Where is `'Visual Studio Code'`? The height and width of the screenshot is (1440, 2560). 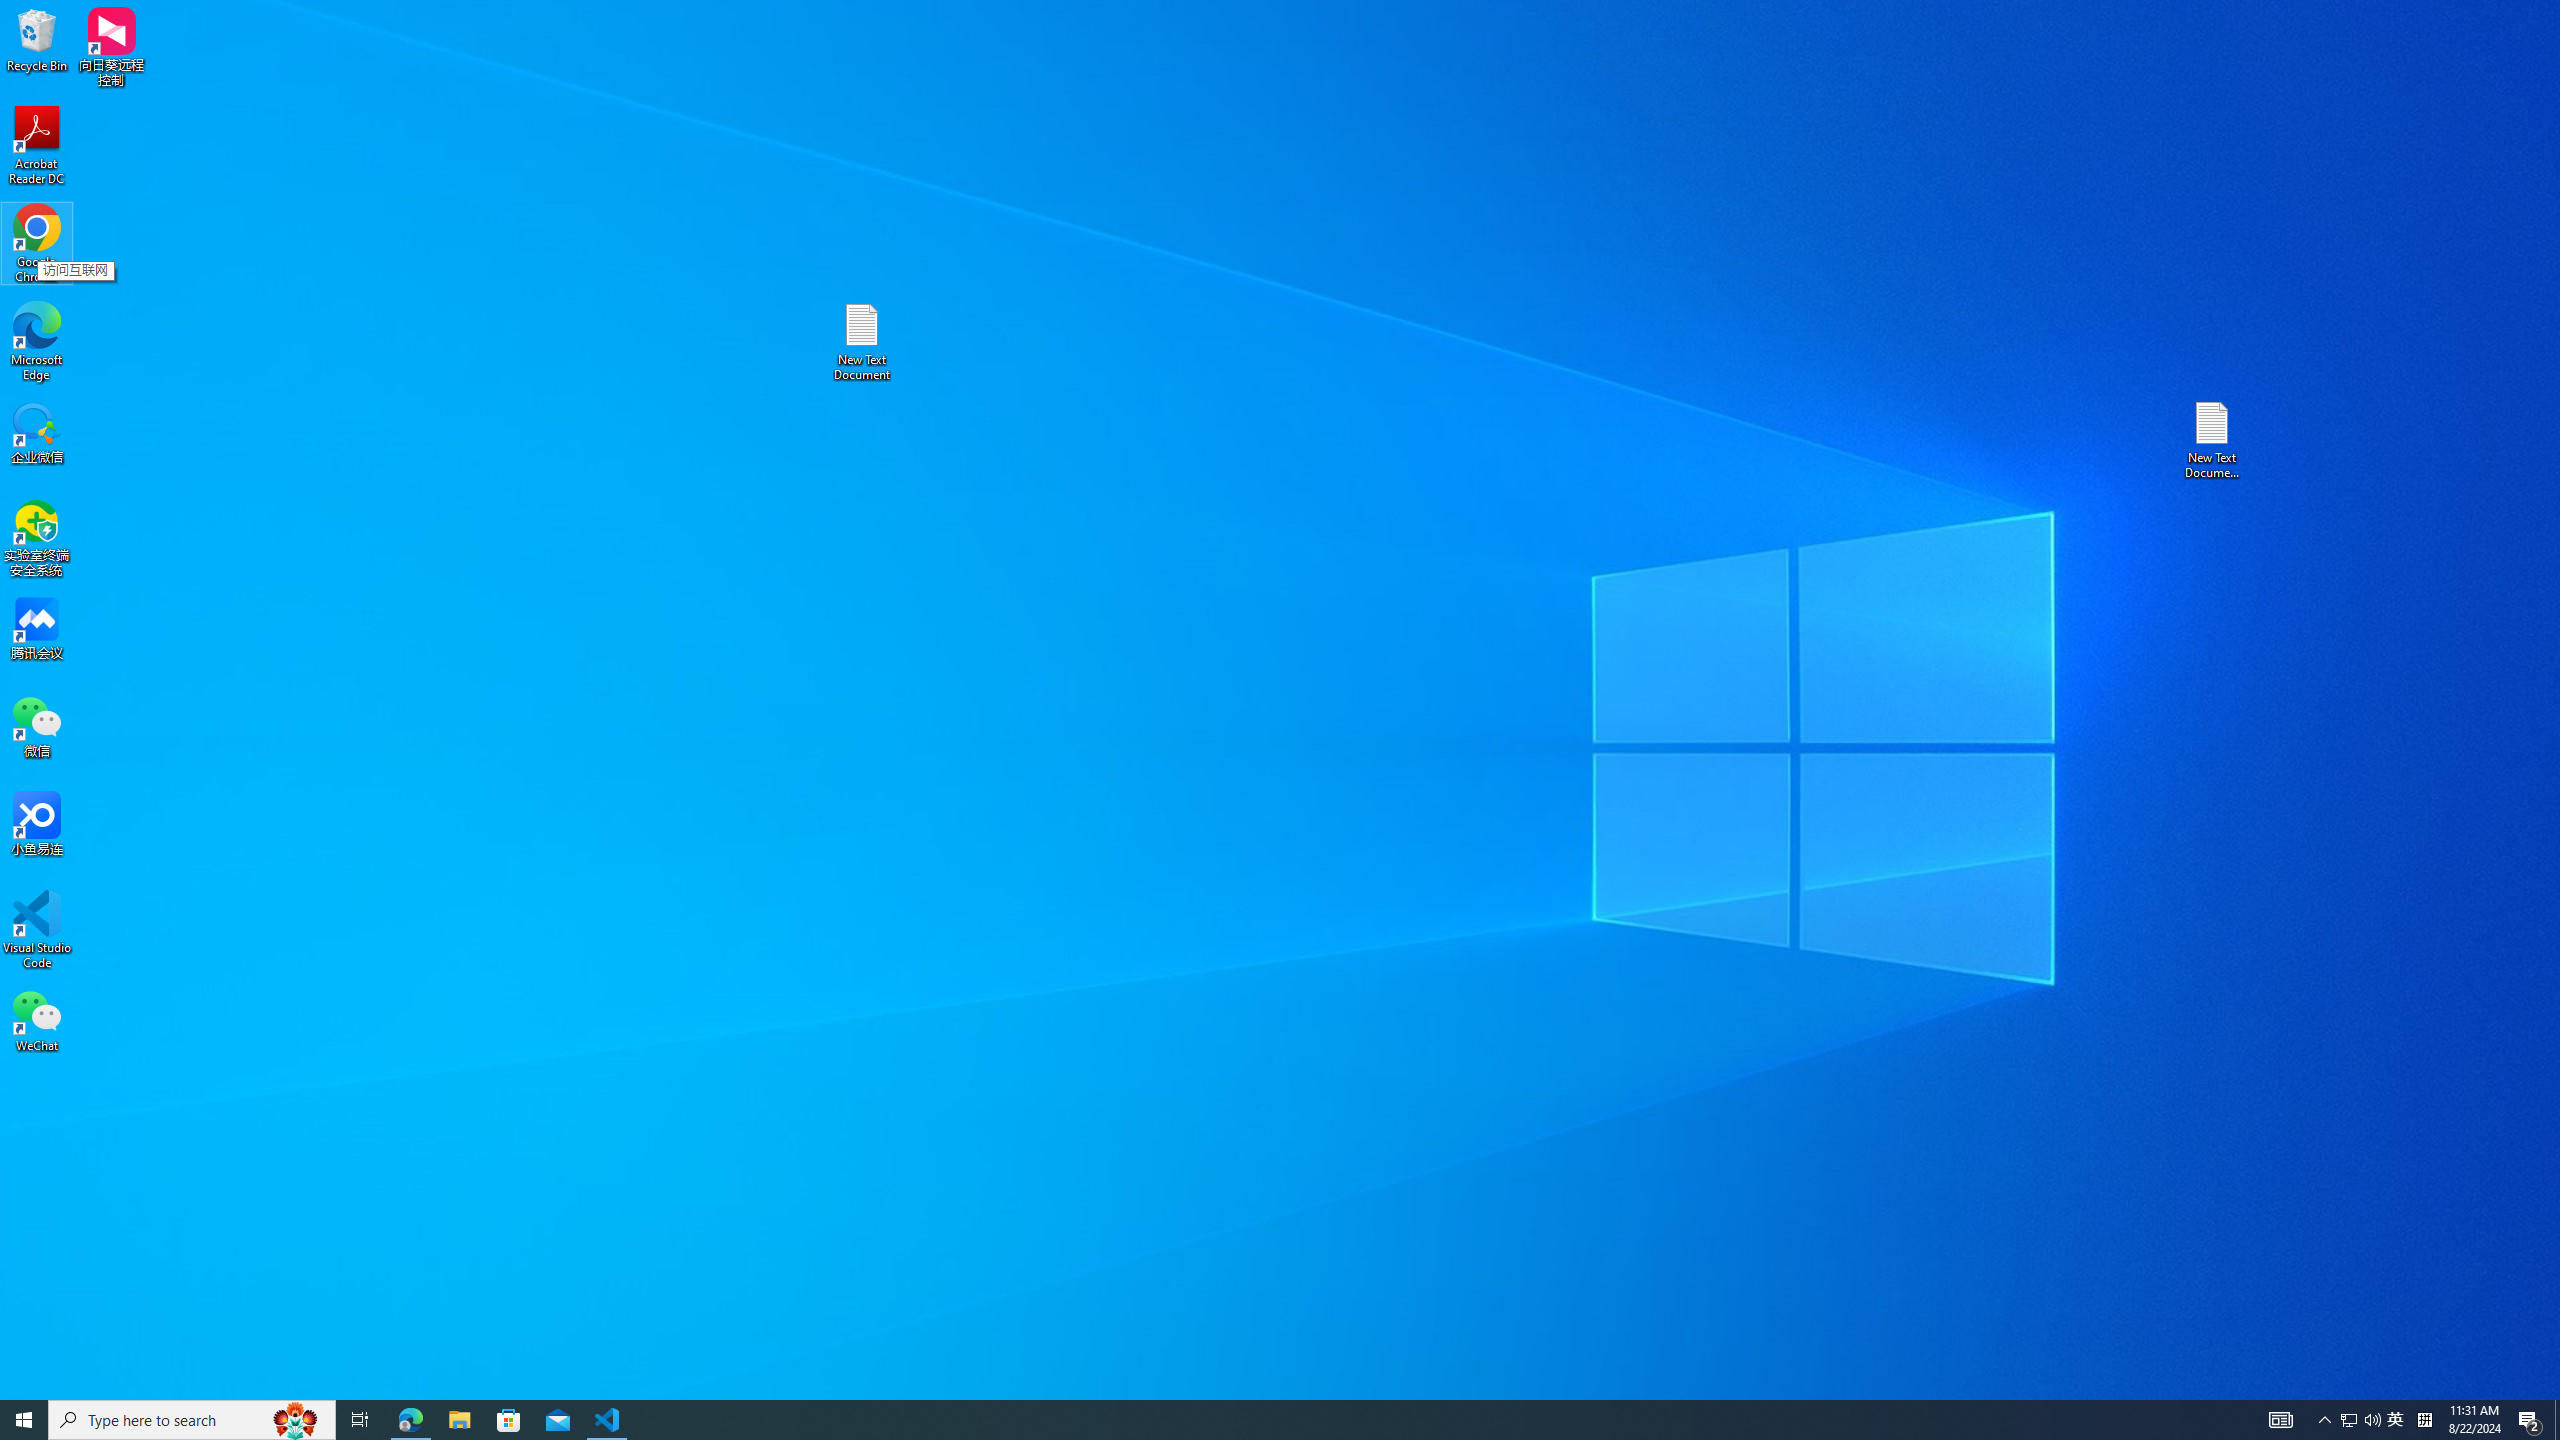 'Visual Studio Code' is located at coordinates (36, 928).